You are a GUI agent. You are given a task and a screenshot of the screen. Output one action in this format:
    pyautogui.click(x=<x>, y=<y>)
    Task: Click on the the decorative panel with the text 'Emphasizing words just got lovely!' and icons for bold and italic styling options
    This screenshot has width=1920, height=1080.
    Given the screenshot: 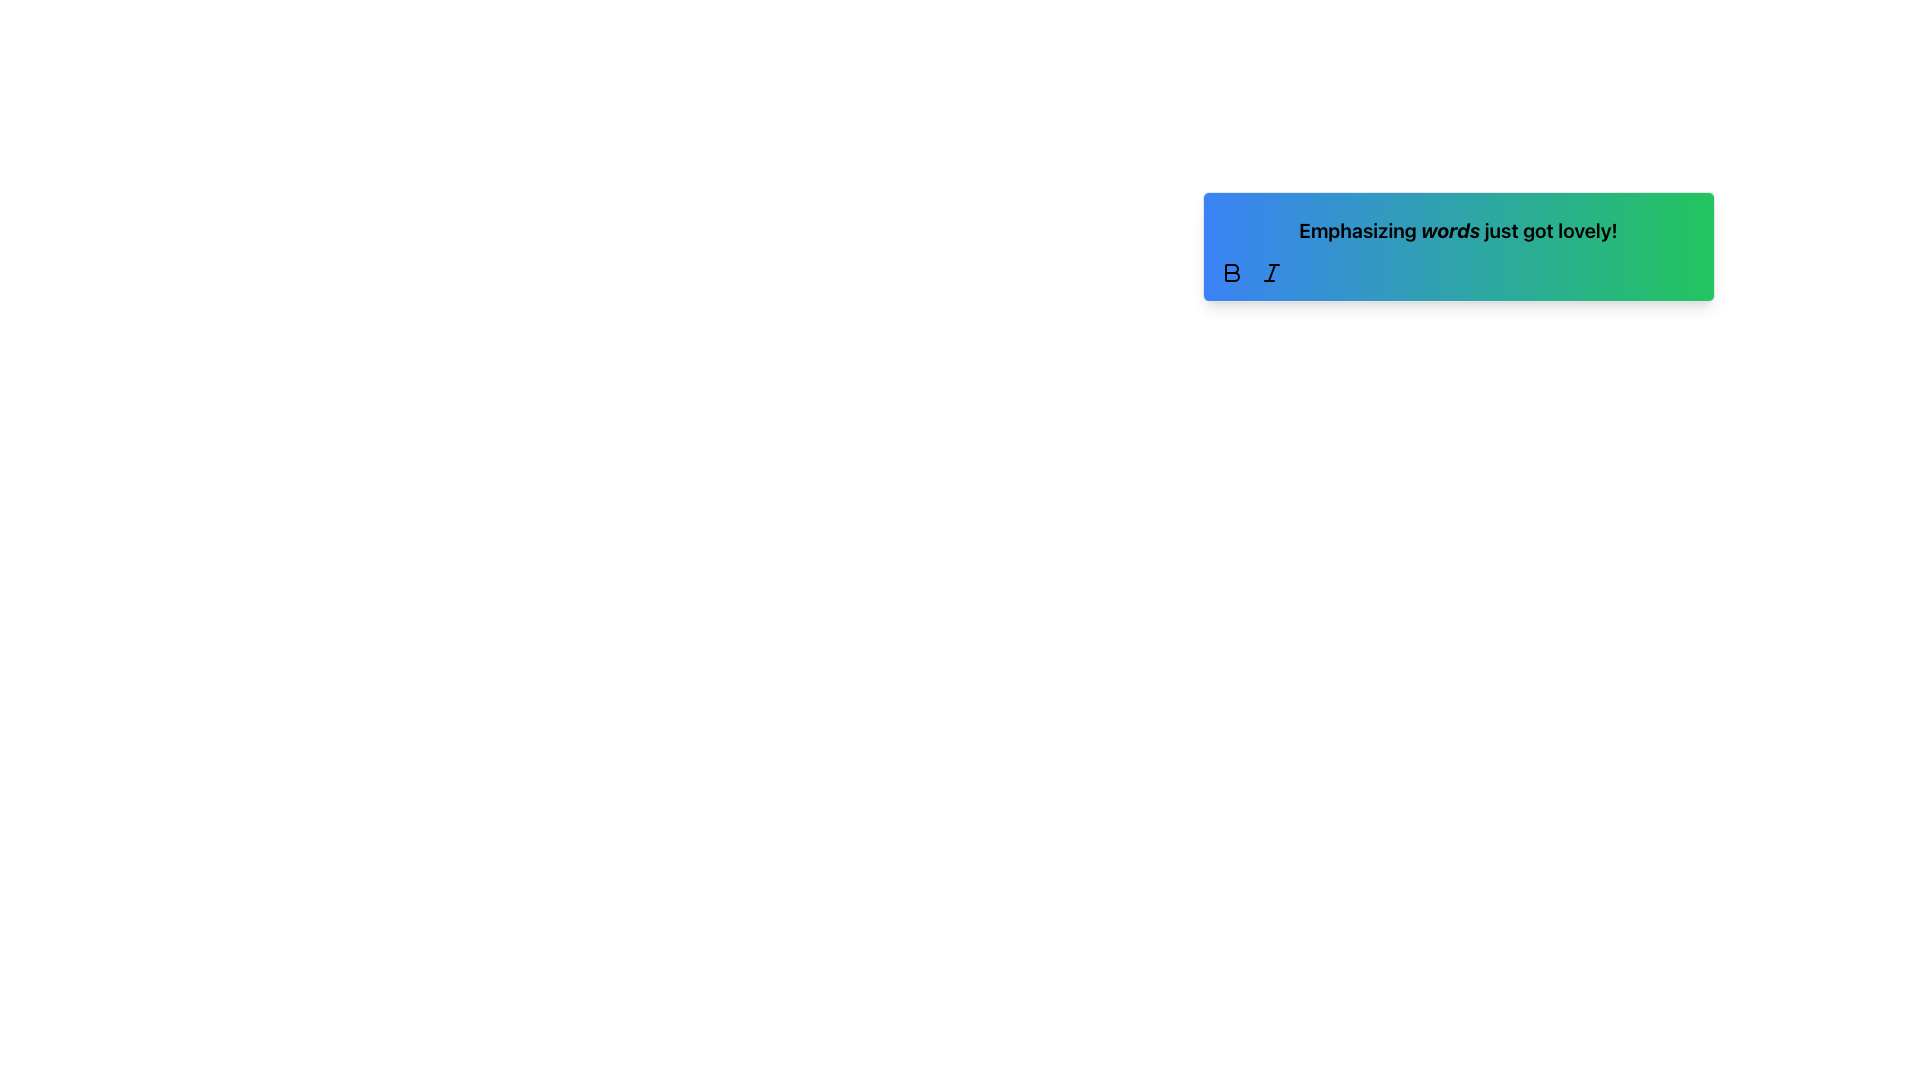 What is the action you would take?
    pyautogui.click(x=1458, y=245)
    